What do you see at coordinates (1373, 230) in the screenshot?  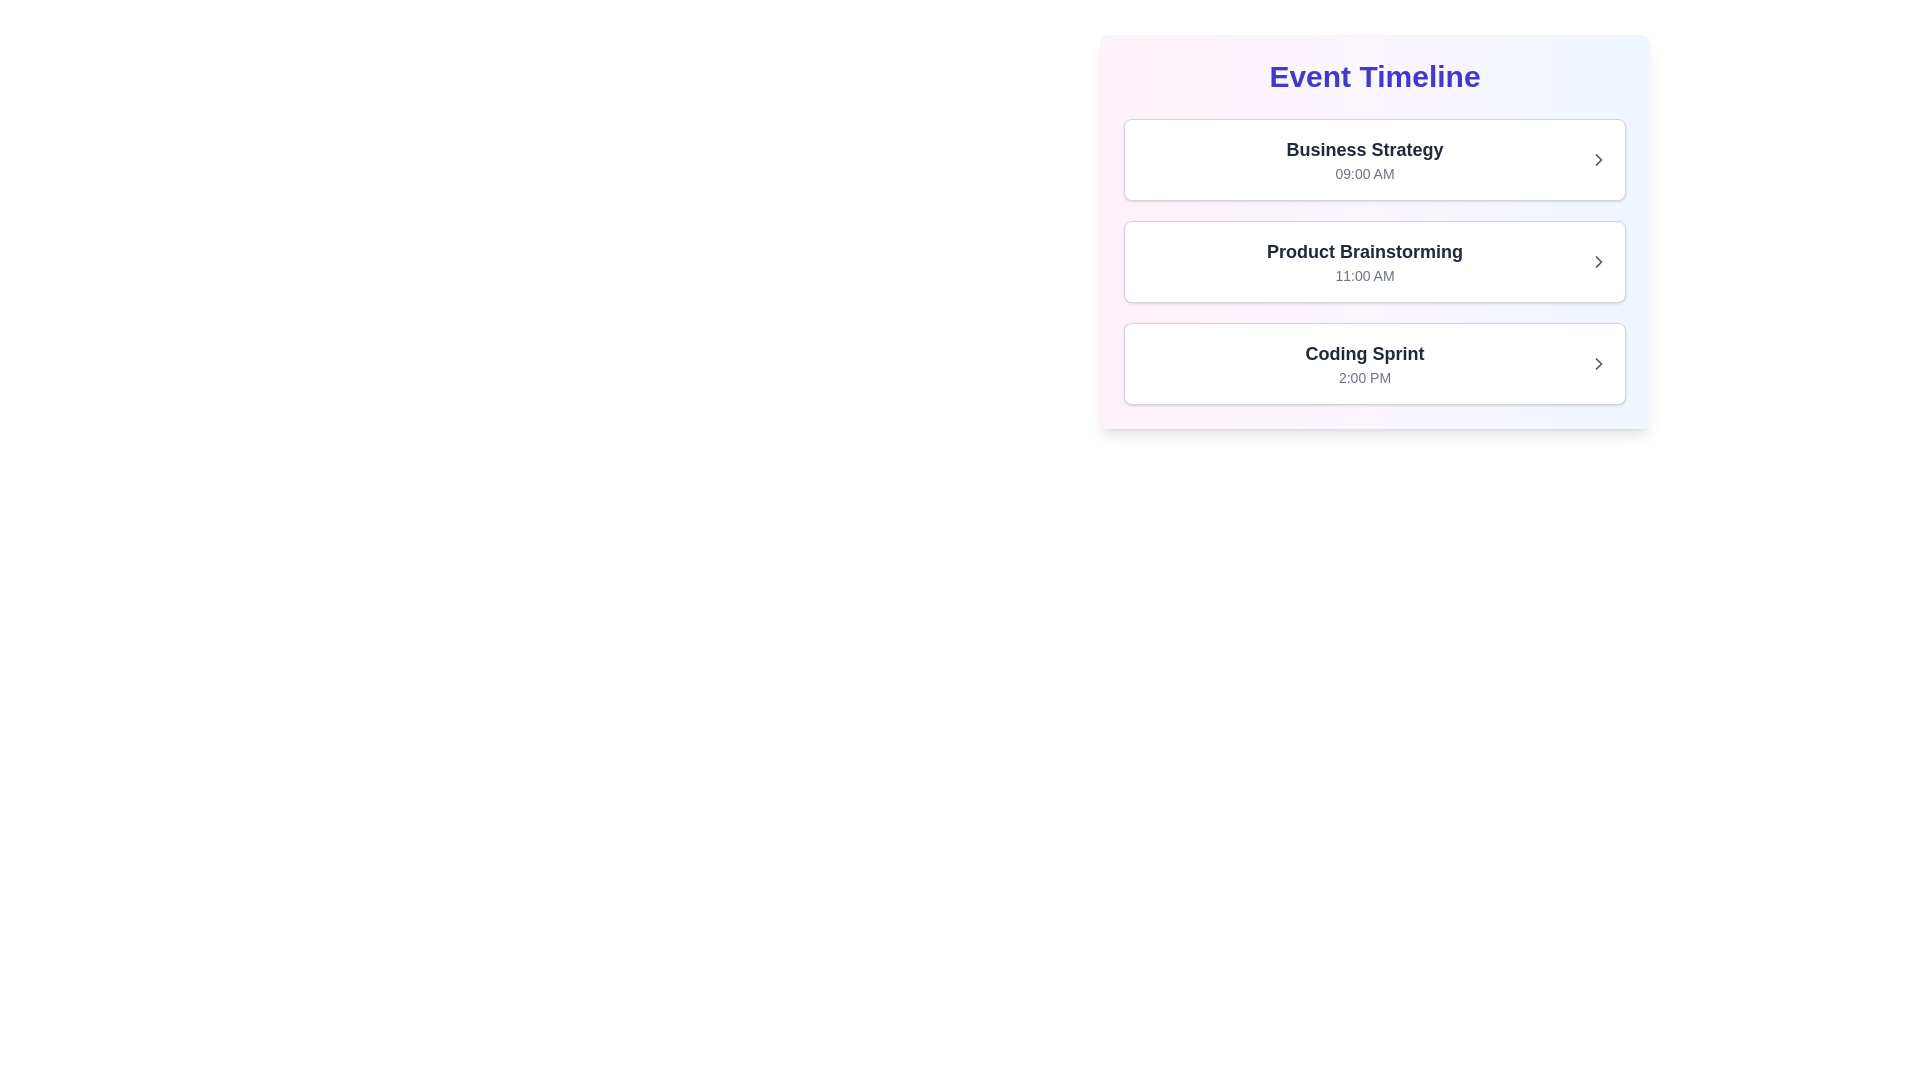 I see `the second timeline item in the schedule component titled 'Product Brainstorming'` at bounding box center [1373, 230].